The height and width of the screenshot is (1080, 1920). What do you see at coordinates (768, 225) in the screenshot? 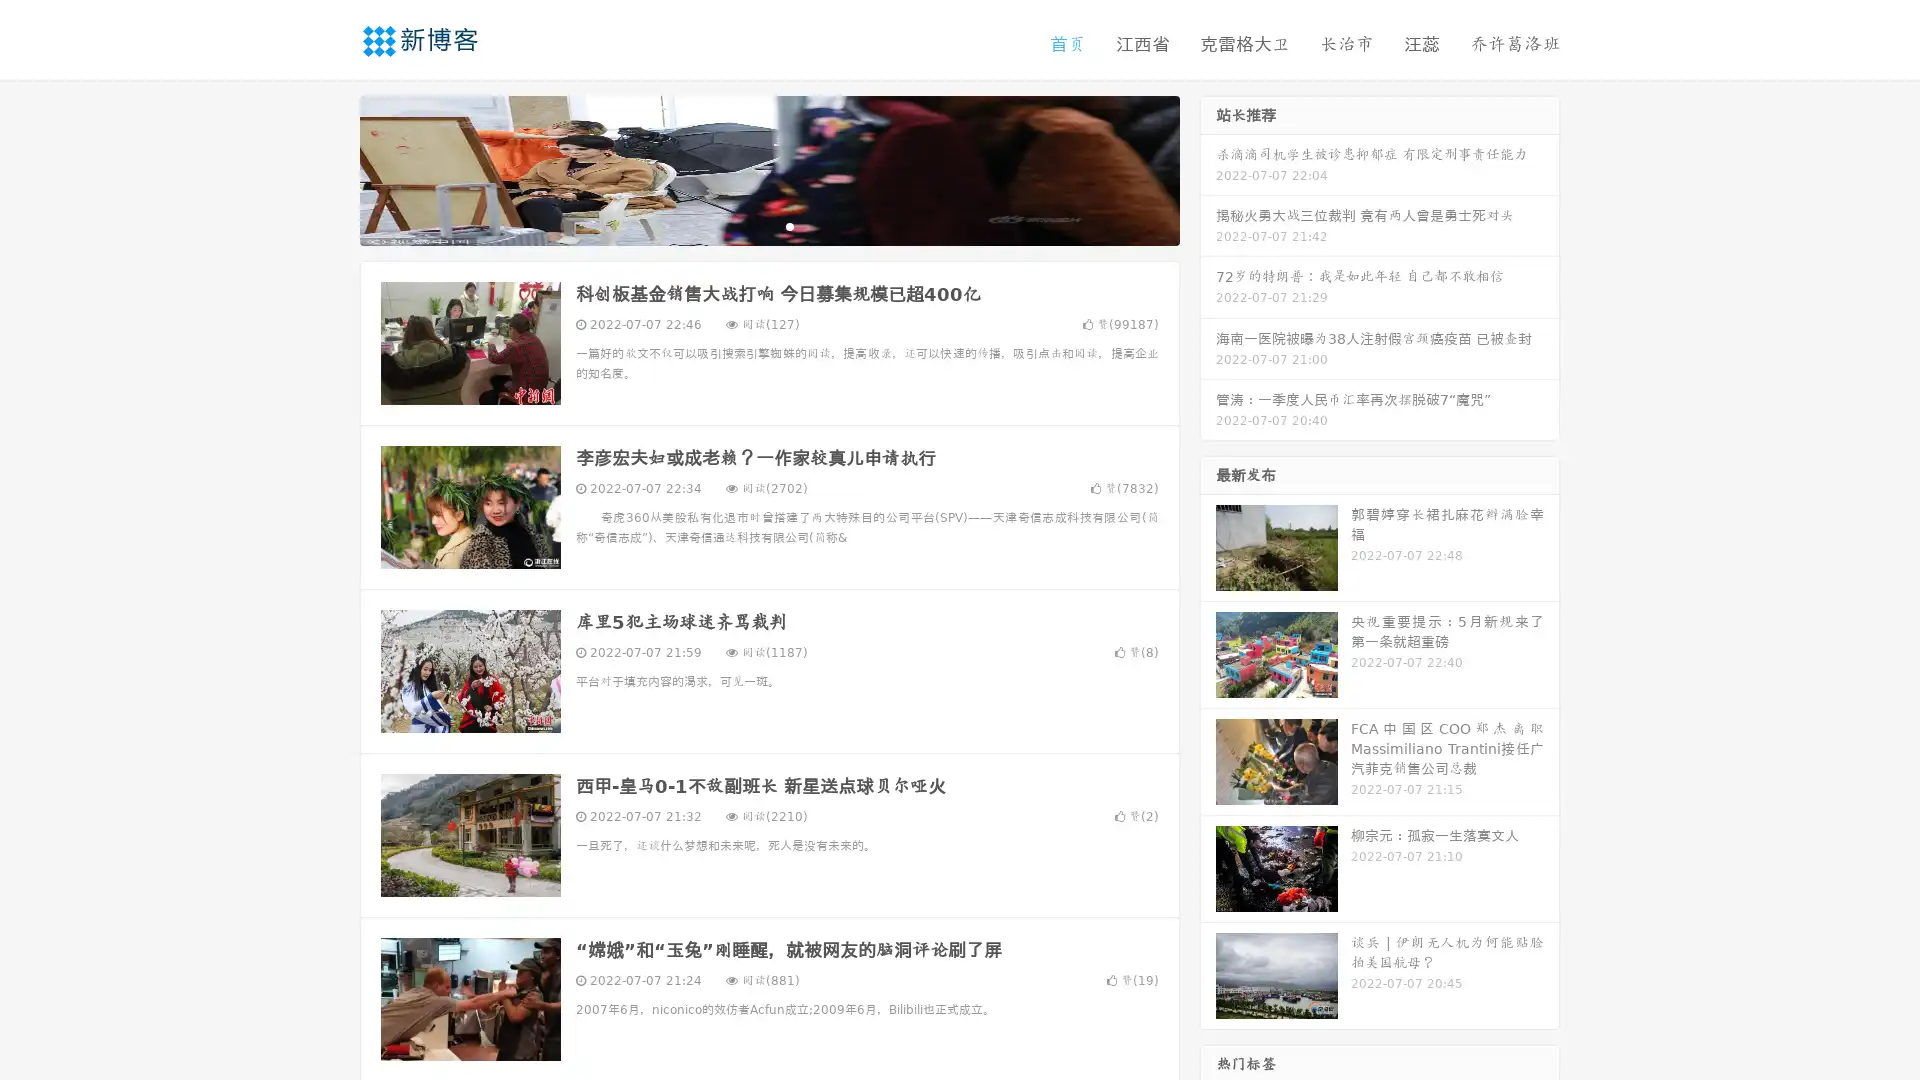
I see `Go to slide 2` at bounding box center [768, 225].